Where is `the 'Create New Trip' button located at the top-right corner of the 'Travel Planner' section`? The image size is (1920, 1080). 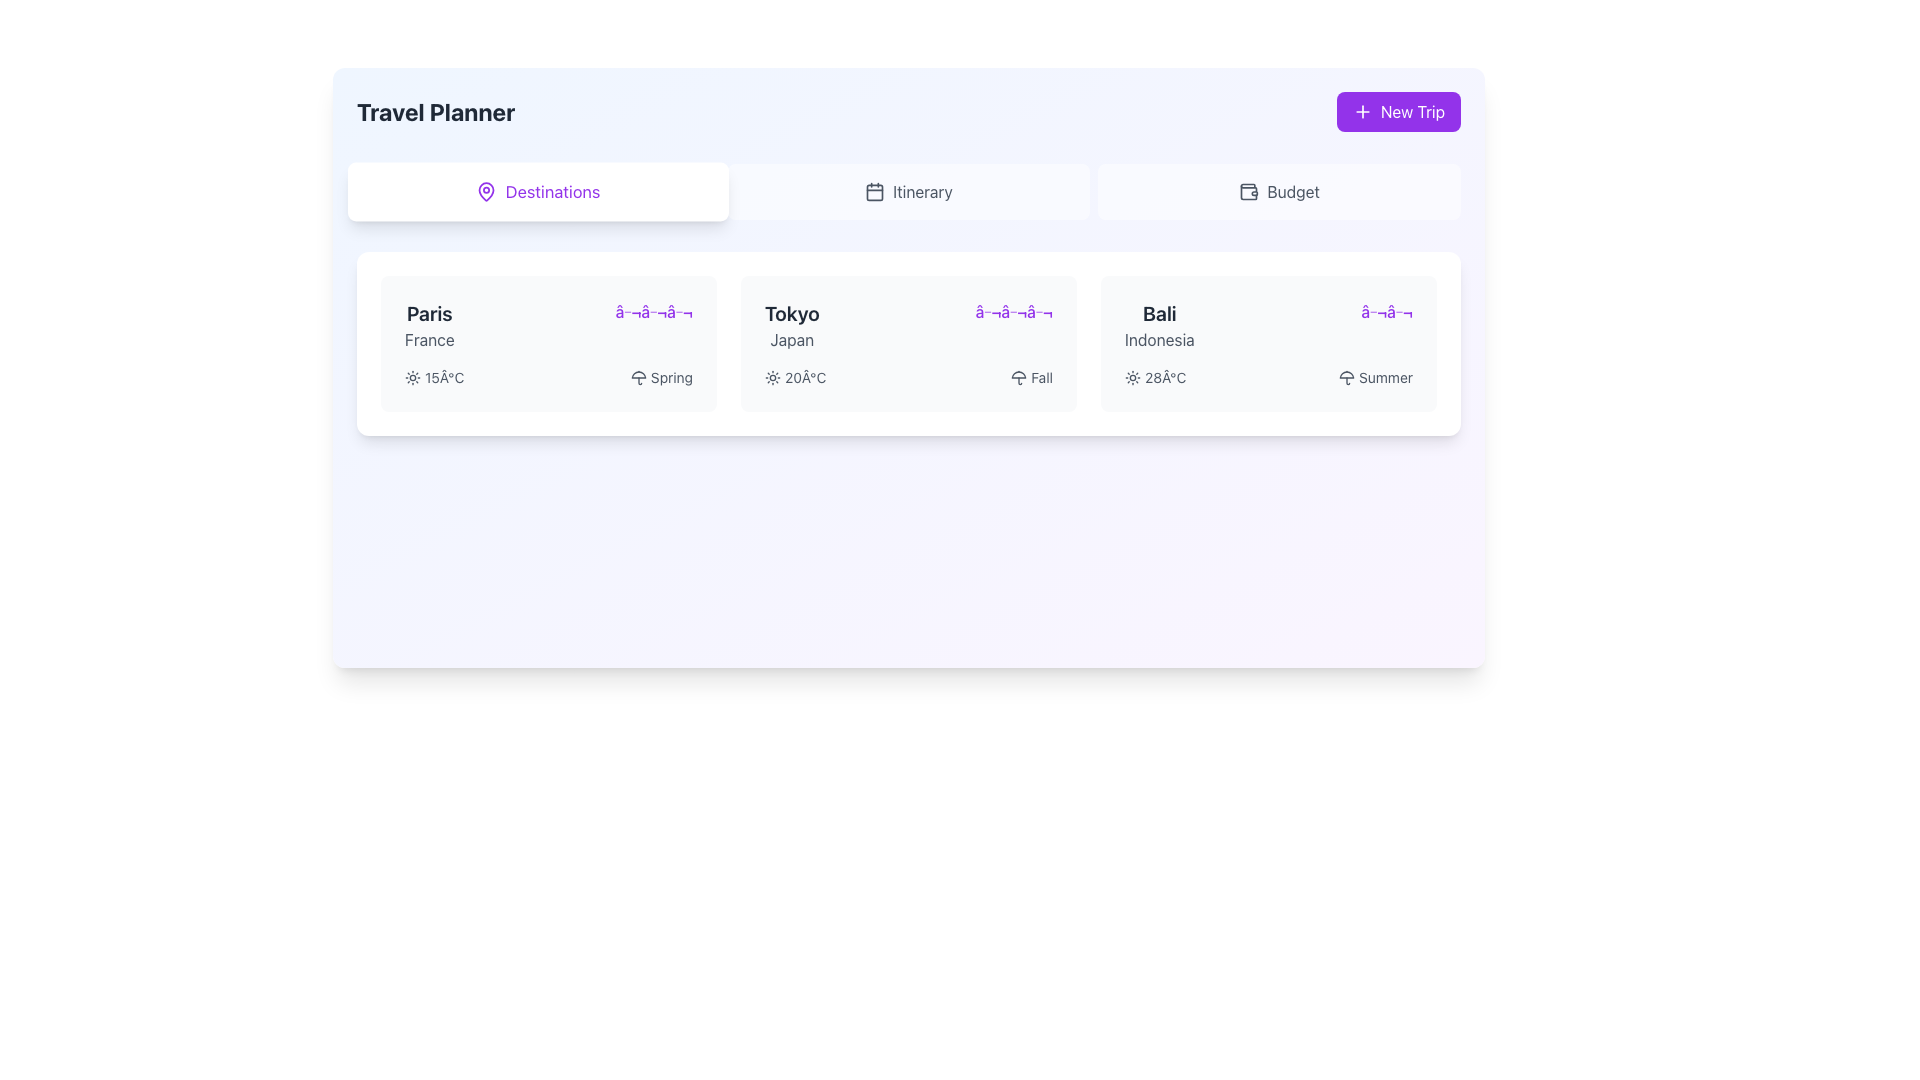
the 'Create New Trip' button located at the top-right corner of the 'Travel Planner' section is located at coordinates (1397, 111).